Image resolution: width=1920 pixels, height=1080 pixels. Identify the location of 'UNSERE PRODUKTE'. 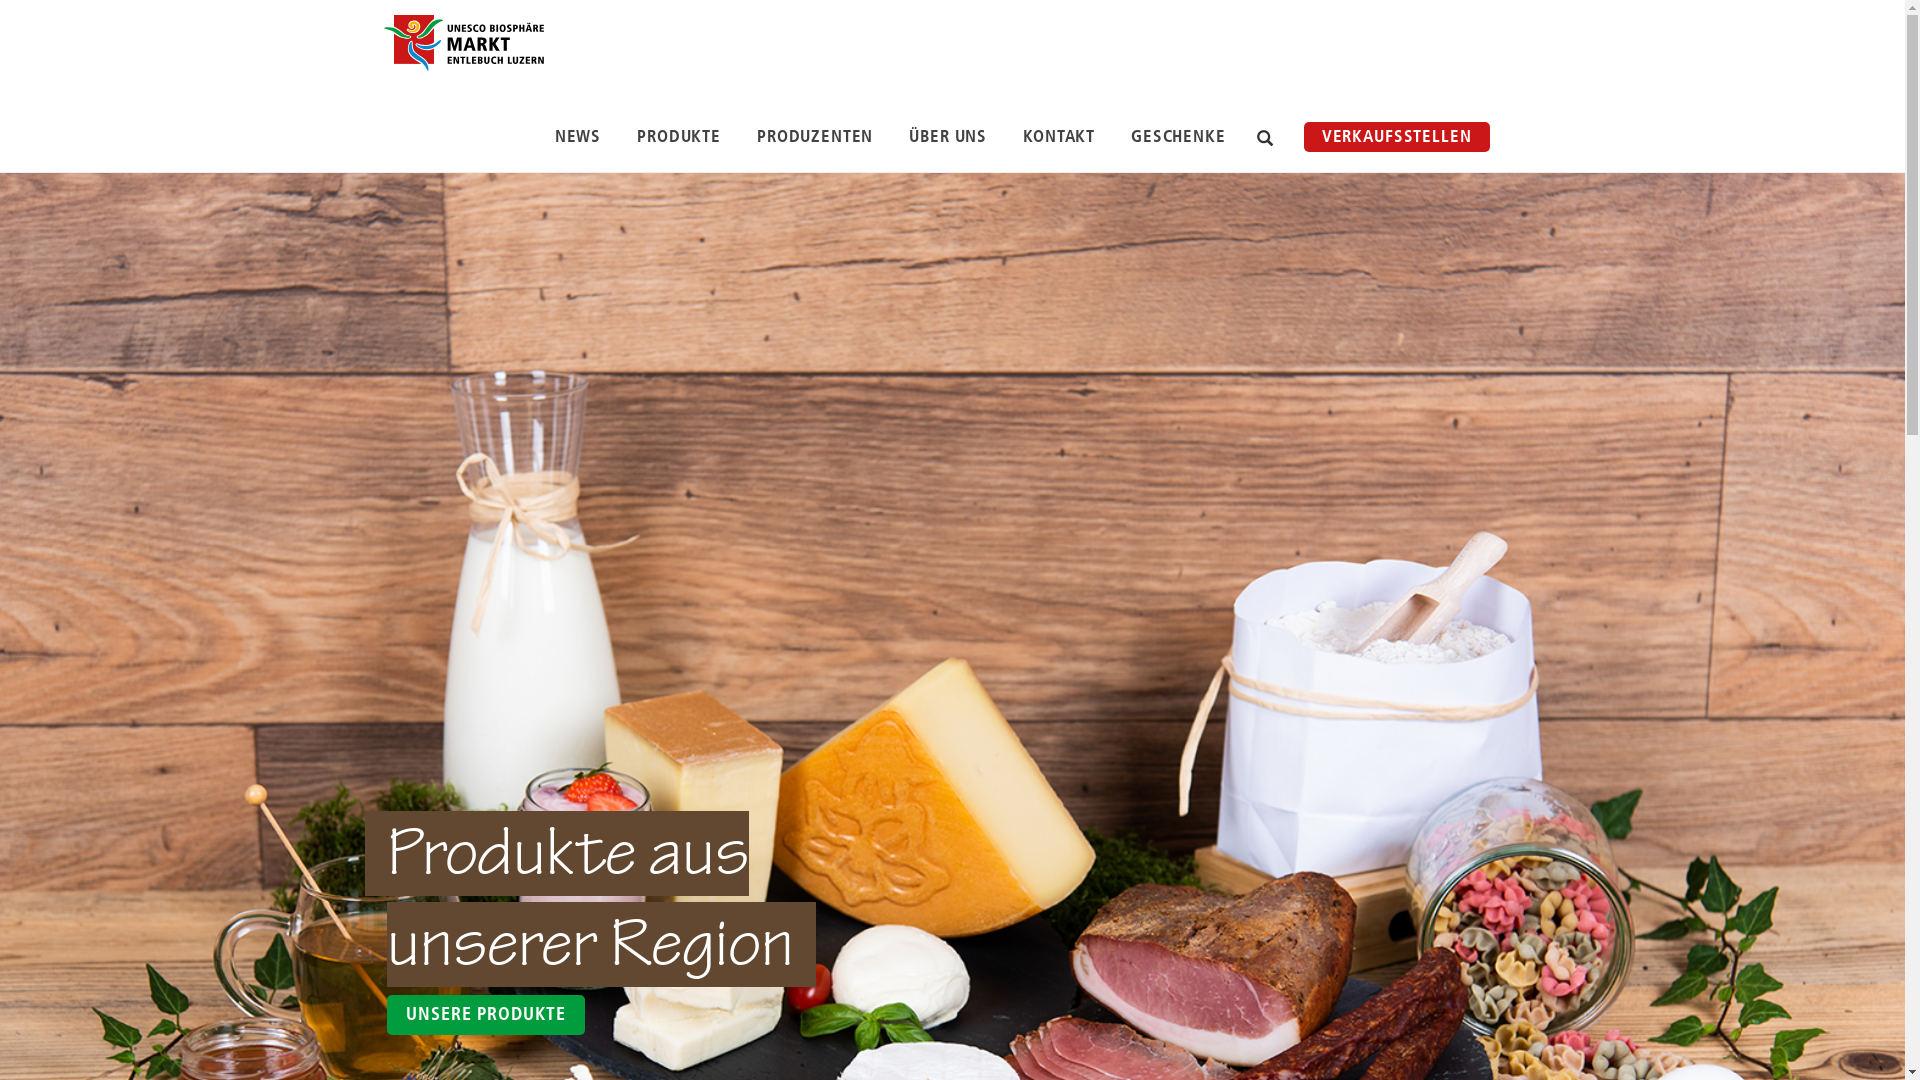
(387, 1014).